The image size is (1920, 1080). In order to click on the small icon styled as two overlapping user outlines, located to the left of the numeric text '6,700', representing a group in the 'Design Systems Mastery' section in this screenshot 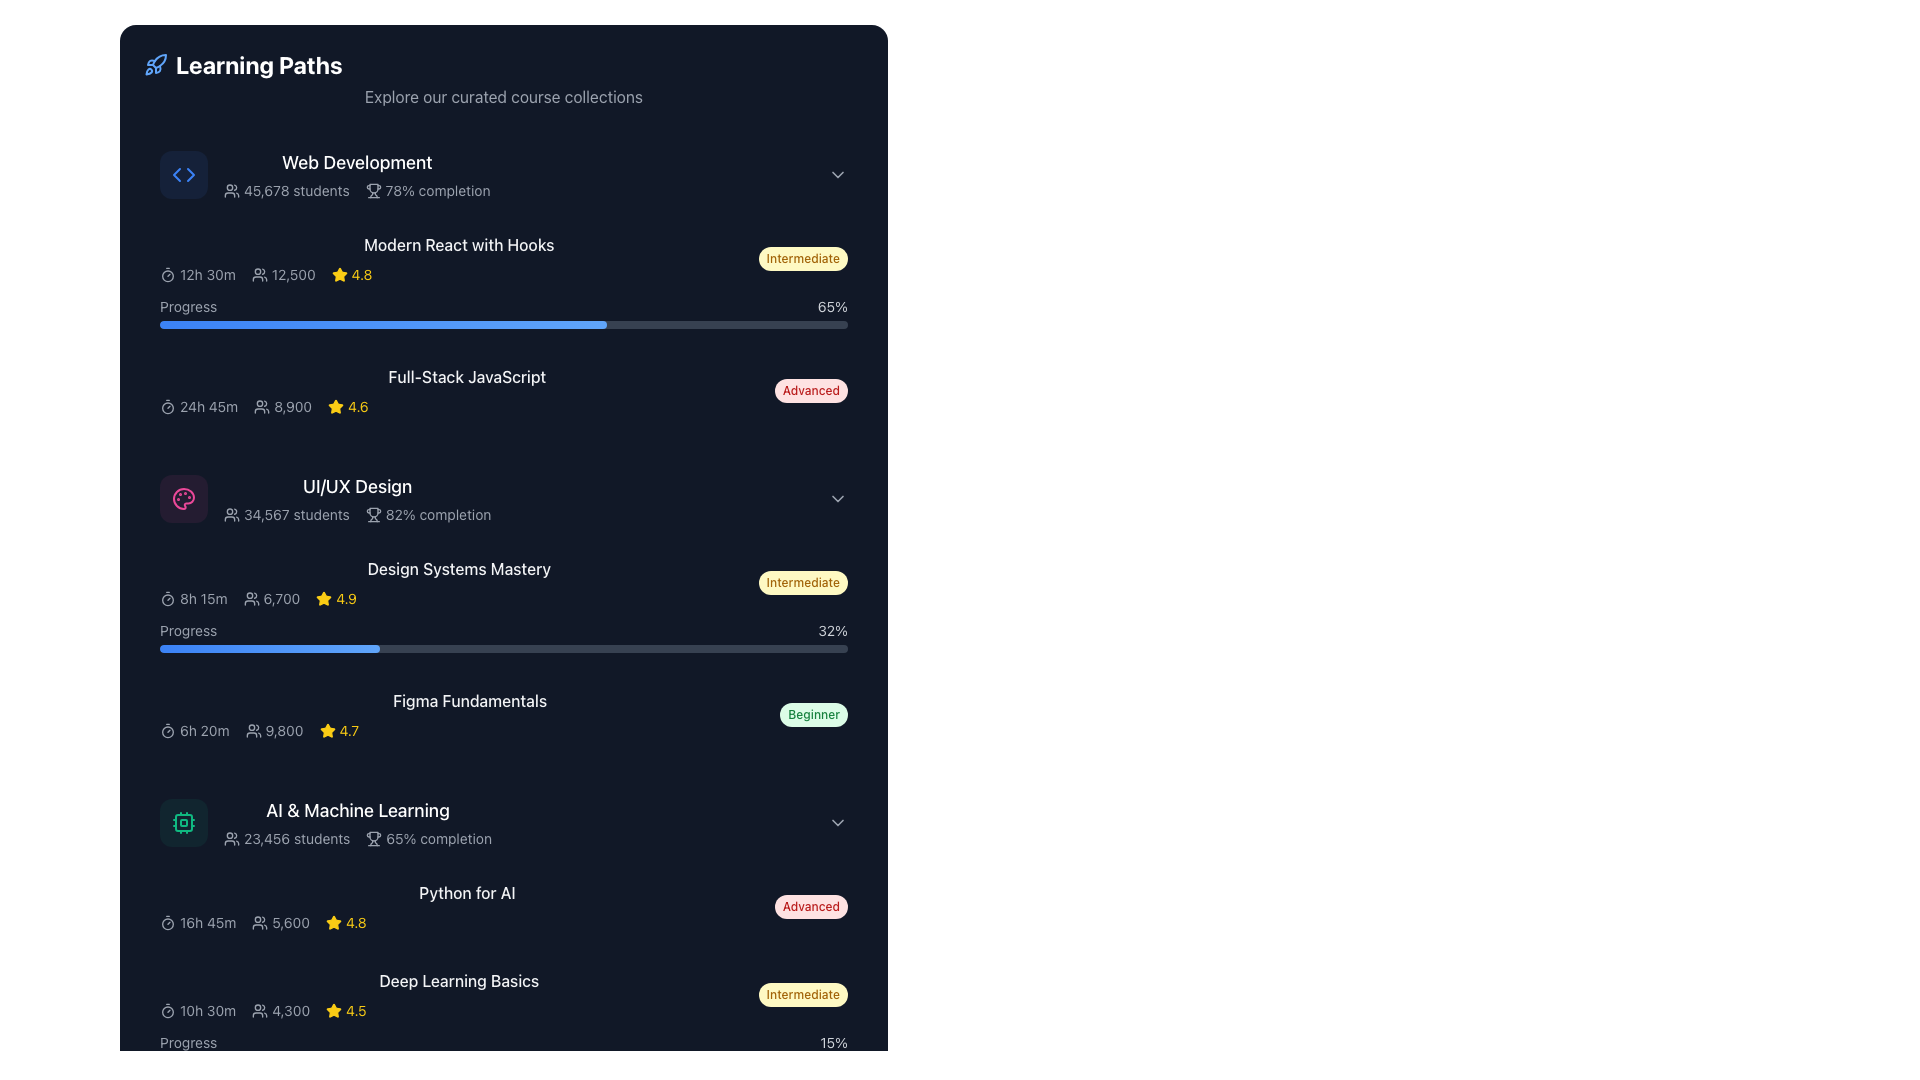, I will do `click(250, 597)`.